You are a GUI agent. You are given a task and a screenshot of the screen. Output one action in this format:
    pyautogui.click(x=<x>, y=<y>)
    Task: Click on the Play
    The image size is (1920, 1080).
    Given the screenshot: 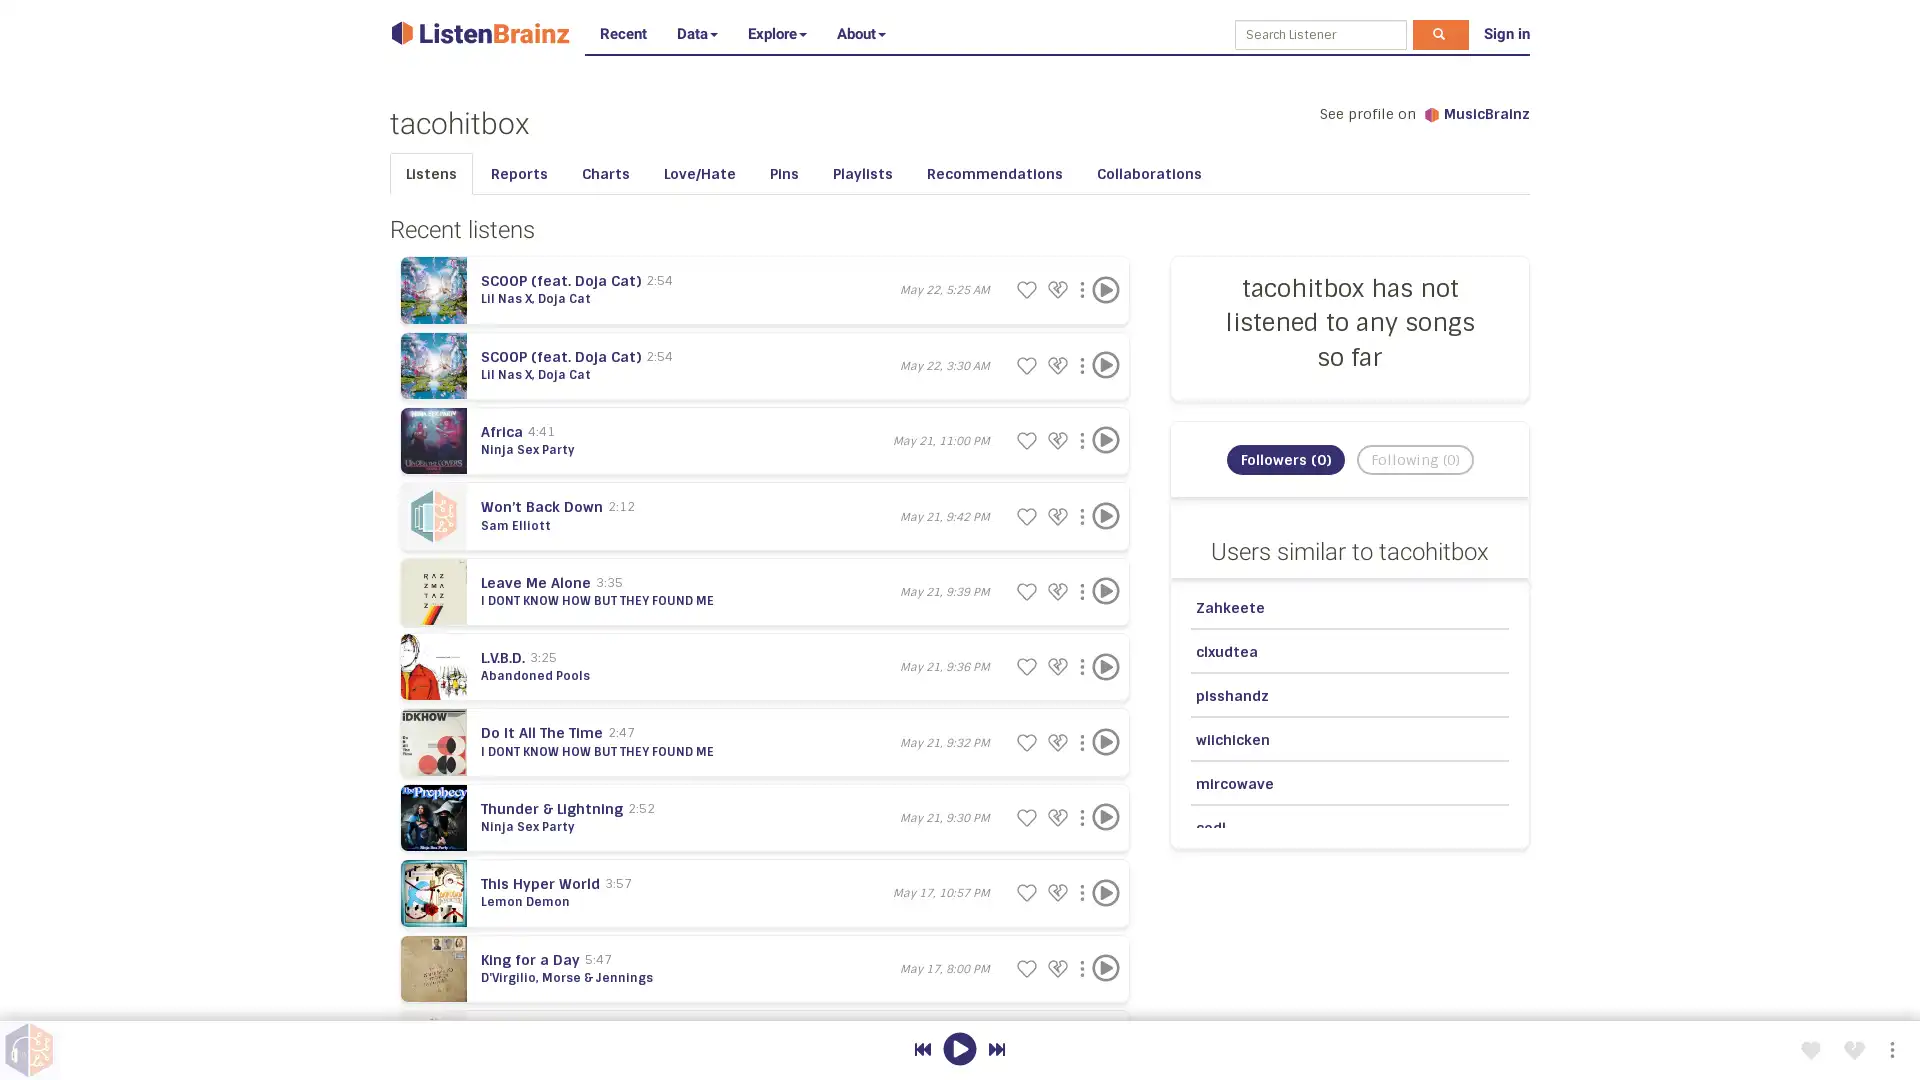 What is the action you would take?
    pyautogui.click(x=1104, y=967)
    